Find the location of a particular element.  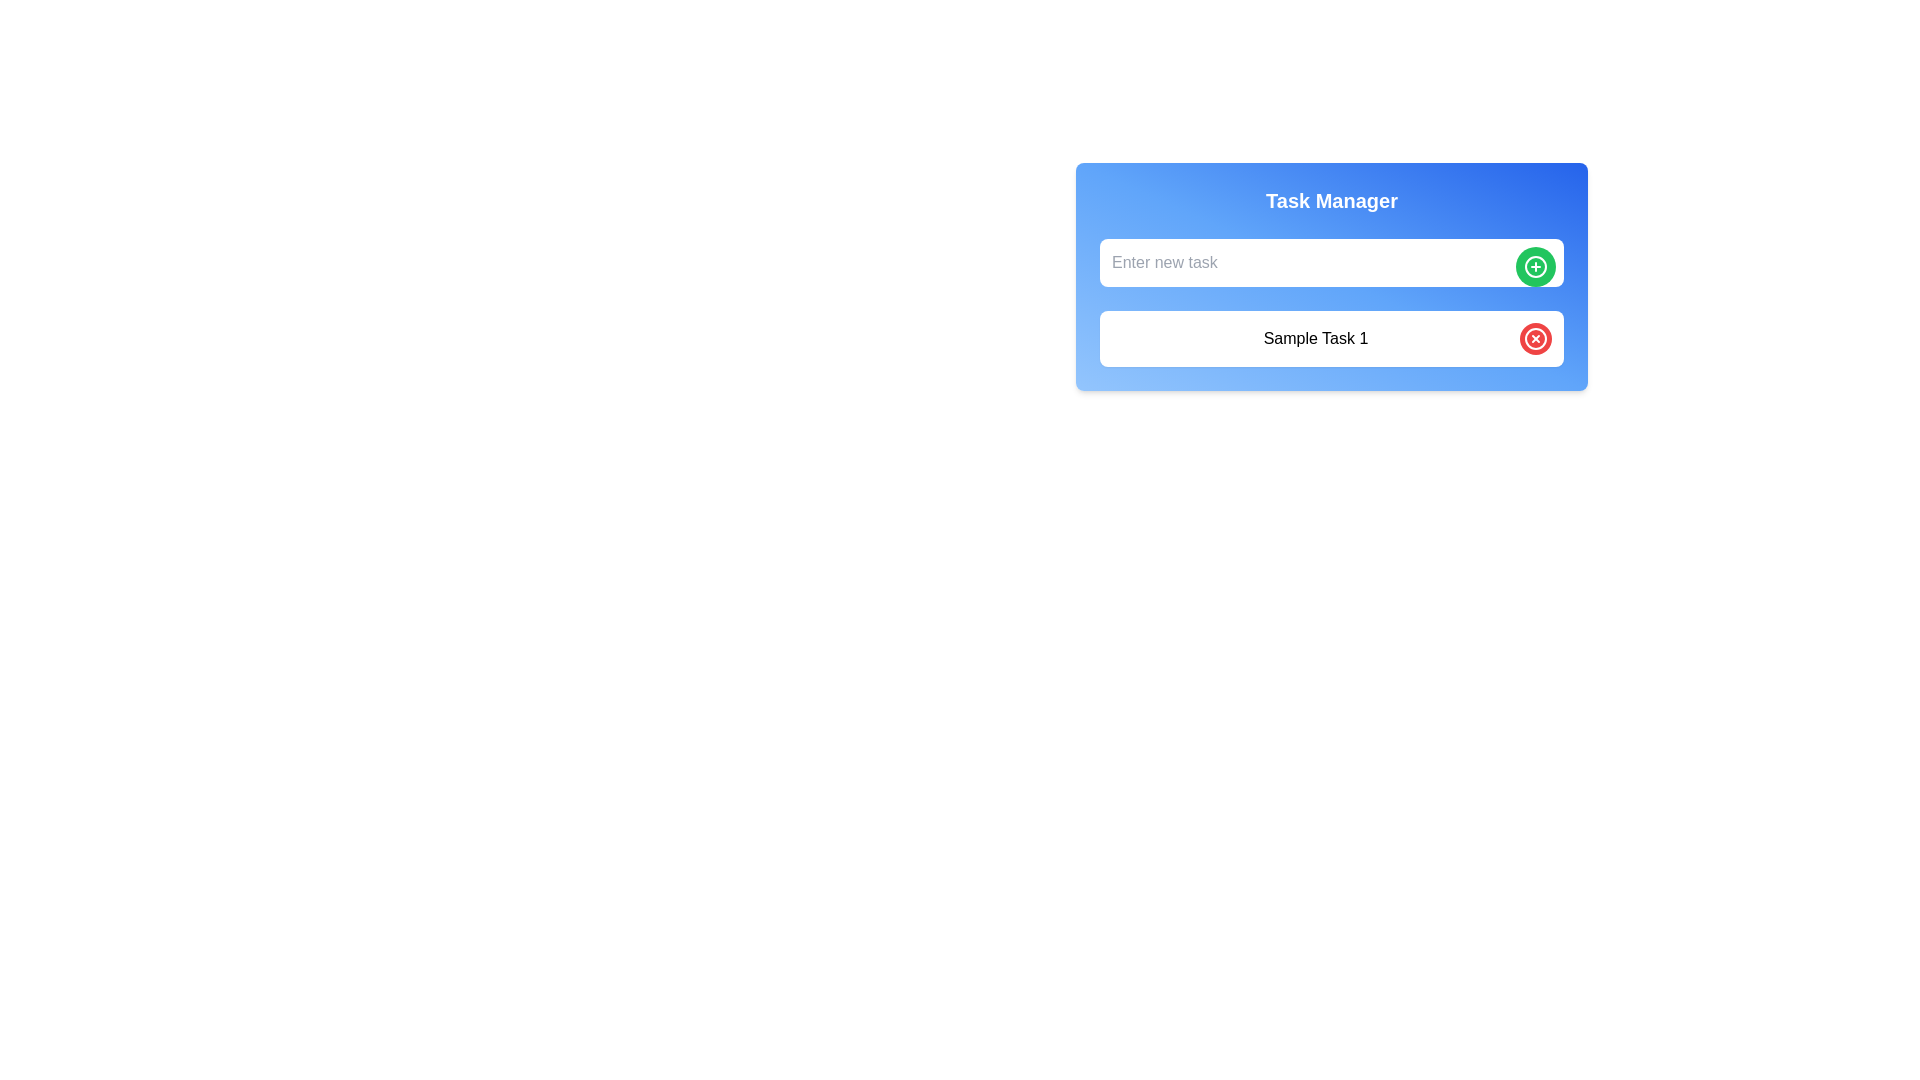

the icon inside the green circular button to the right of the 'Enter new task' input box is located at coordinates (1535, 265).